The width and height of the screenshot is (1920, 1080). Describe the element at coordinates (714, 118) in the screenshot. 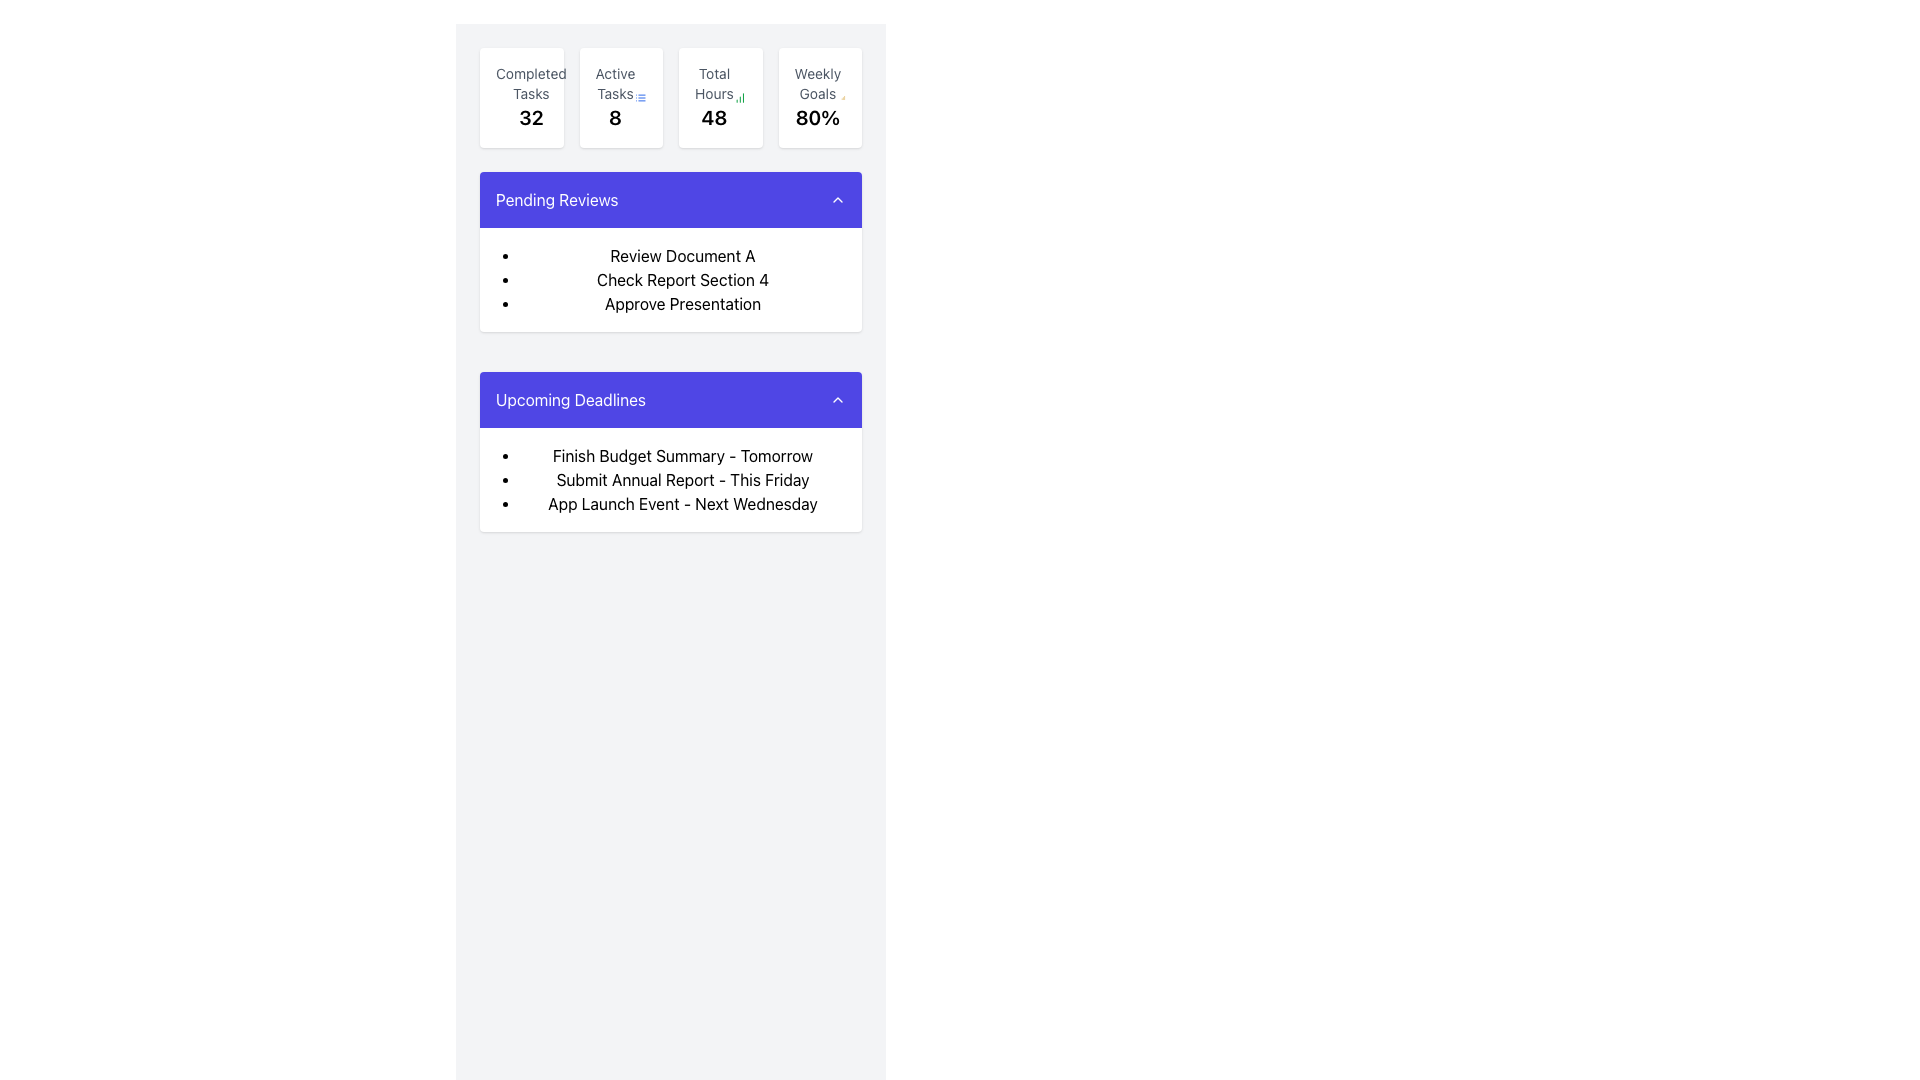

I see `the bold-text number '48' displayed under the 'Total Hours' label, which is the third element in the top row of summary statistics` at that location.